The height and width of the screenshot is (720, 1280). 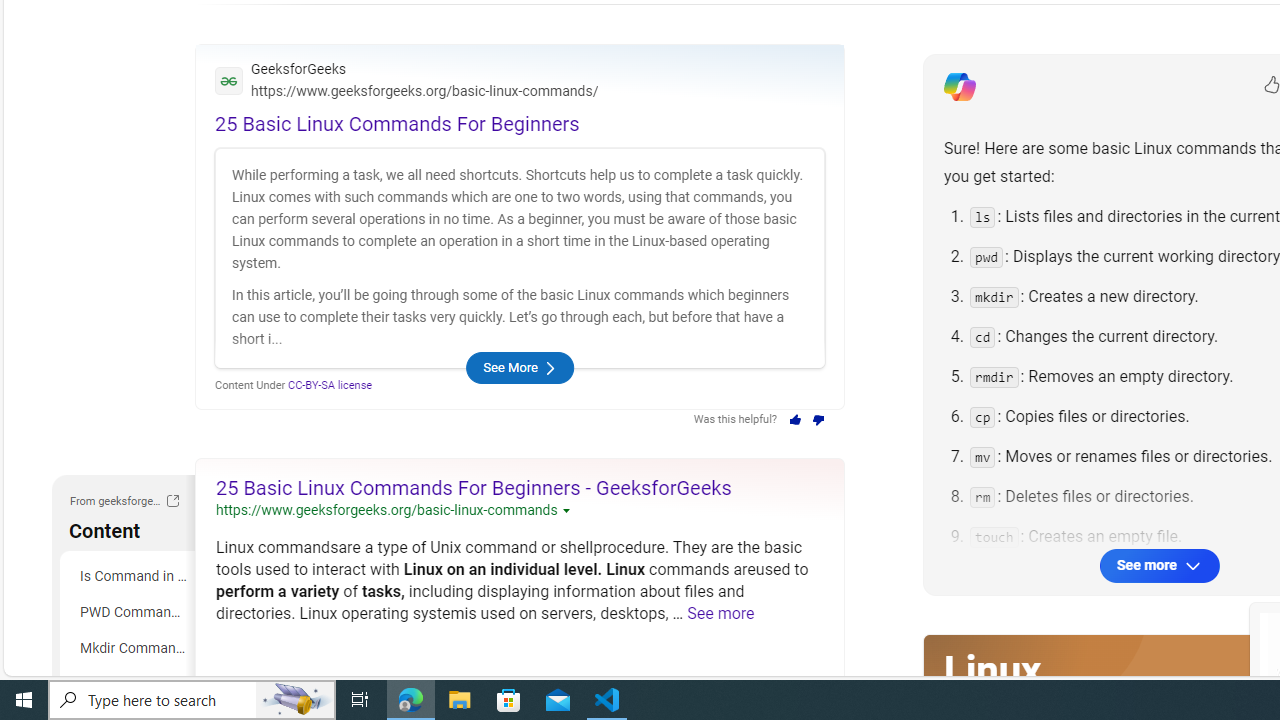 What do you see at coordinates (130, 611) in the screenshot?
I see `'PWD Command in Linux'` at bounding box center [130, 611].